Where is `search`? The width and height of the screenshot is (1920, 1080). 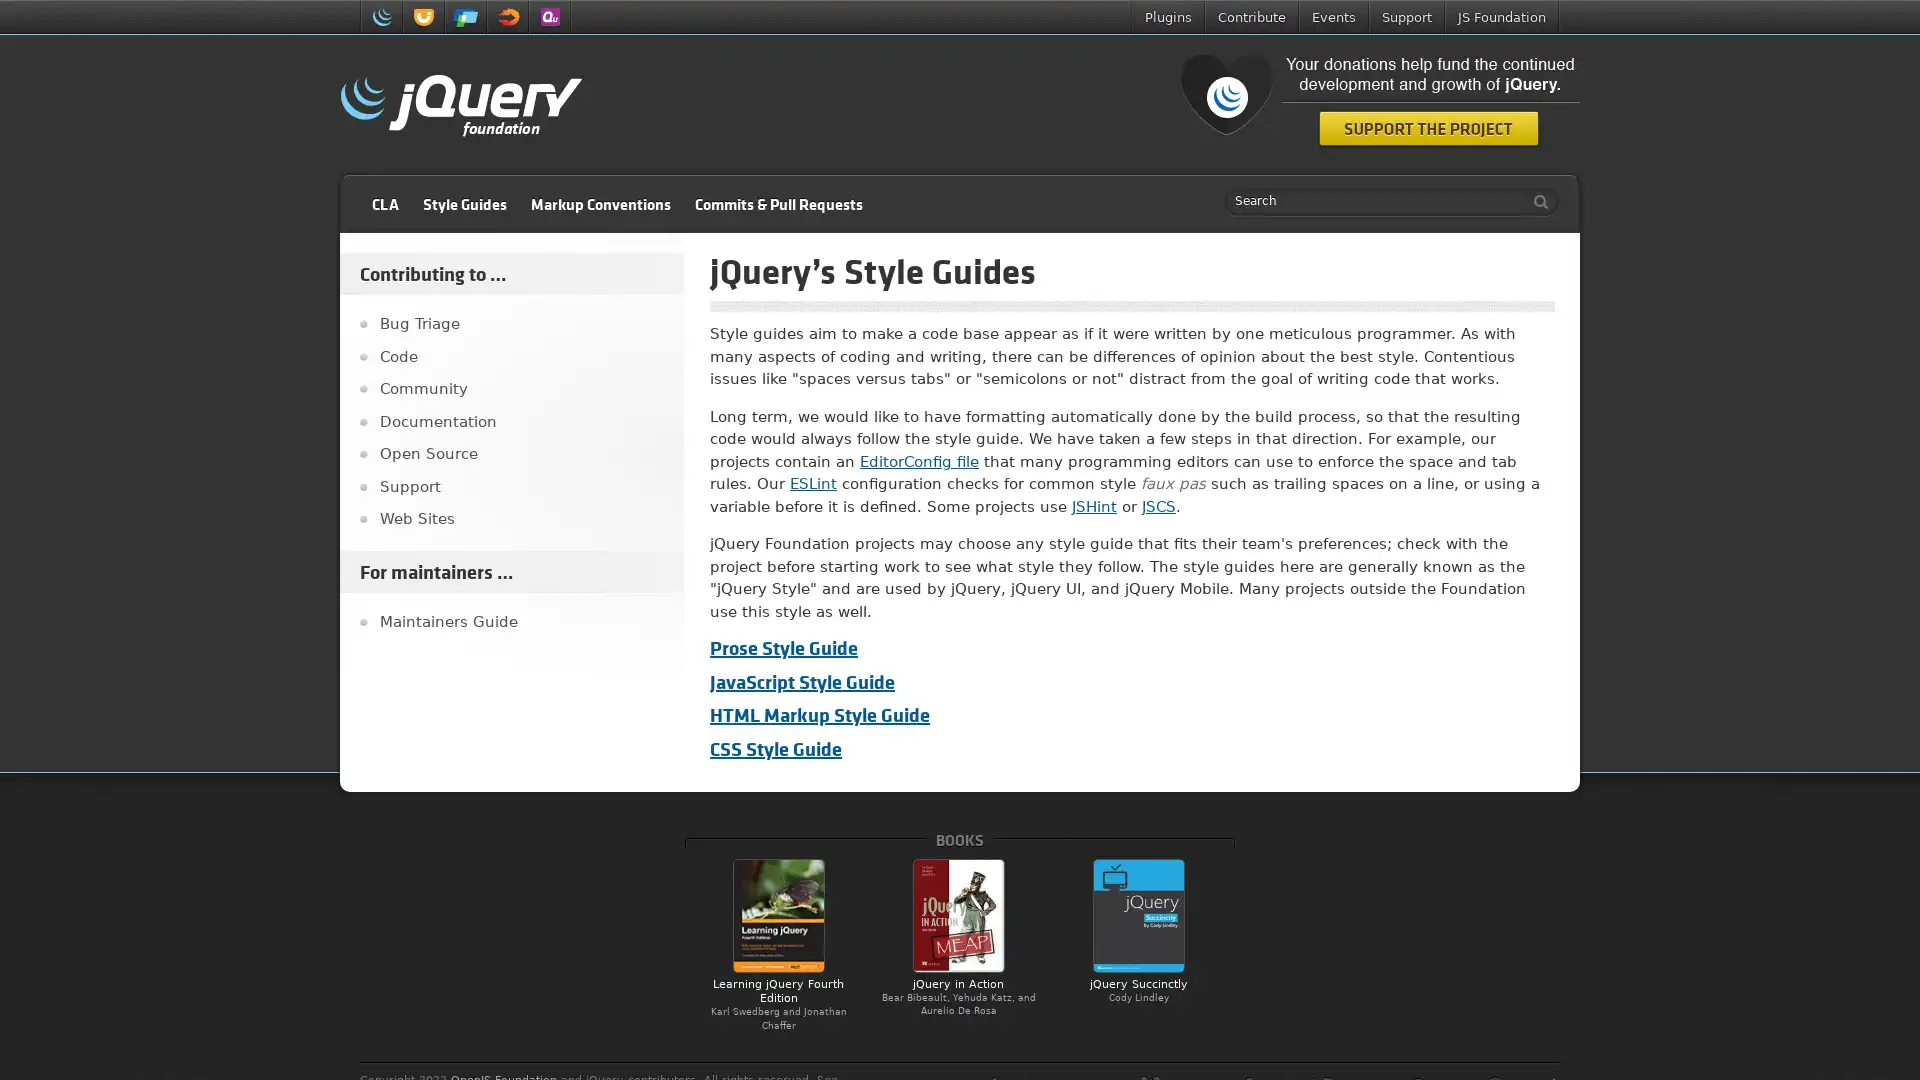
search is located at coordinates (1535, 201).